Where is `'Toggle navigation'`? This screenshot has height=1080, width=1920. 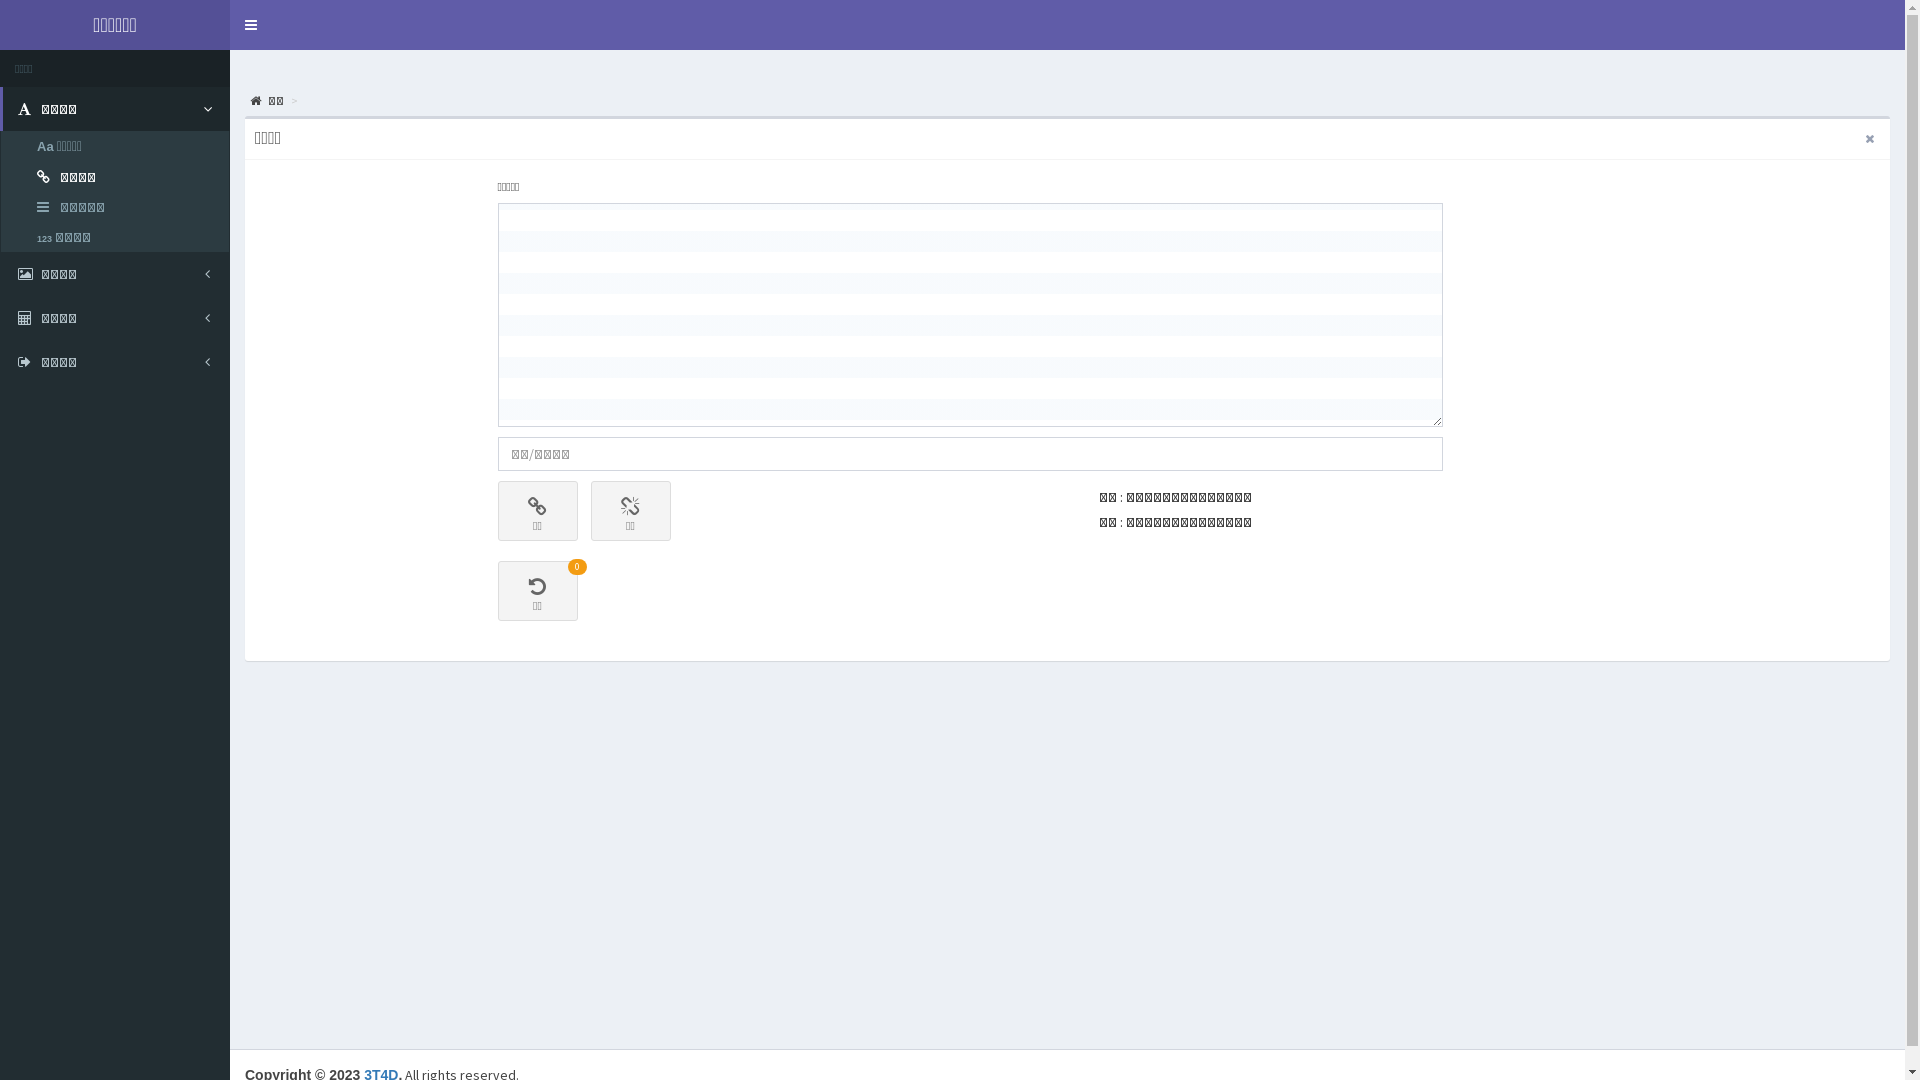 'Toggle navigation' is located at coordinates (249, 24).